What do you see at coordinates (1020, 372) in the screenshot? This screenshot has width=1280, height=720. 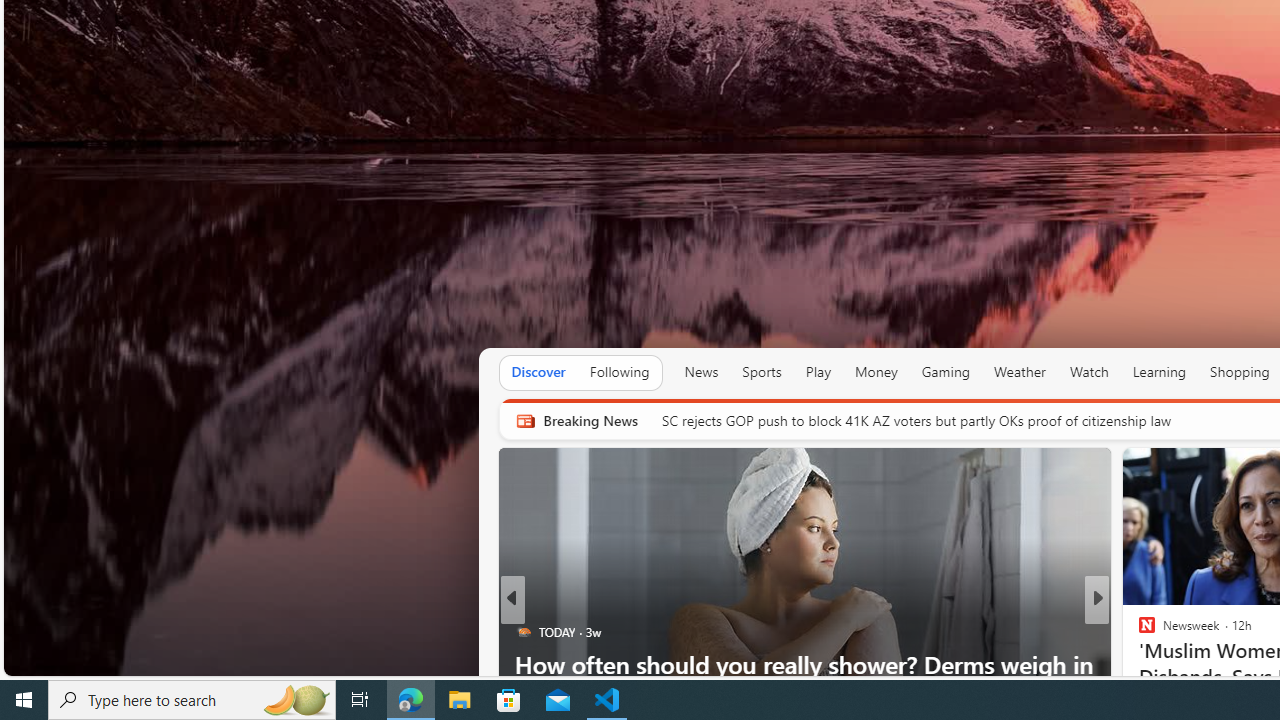 I see `'Weather'` at bounding box center [1020, 372].